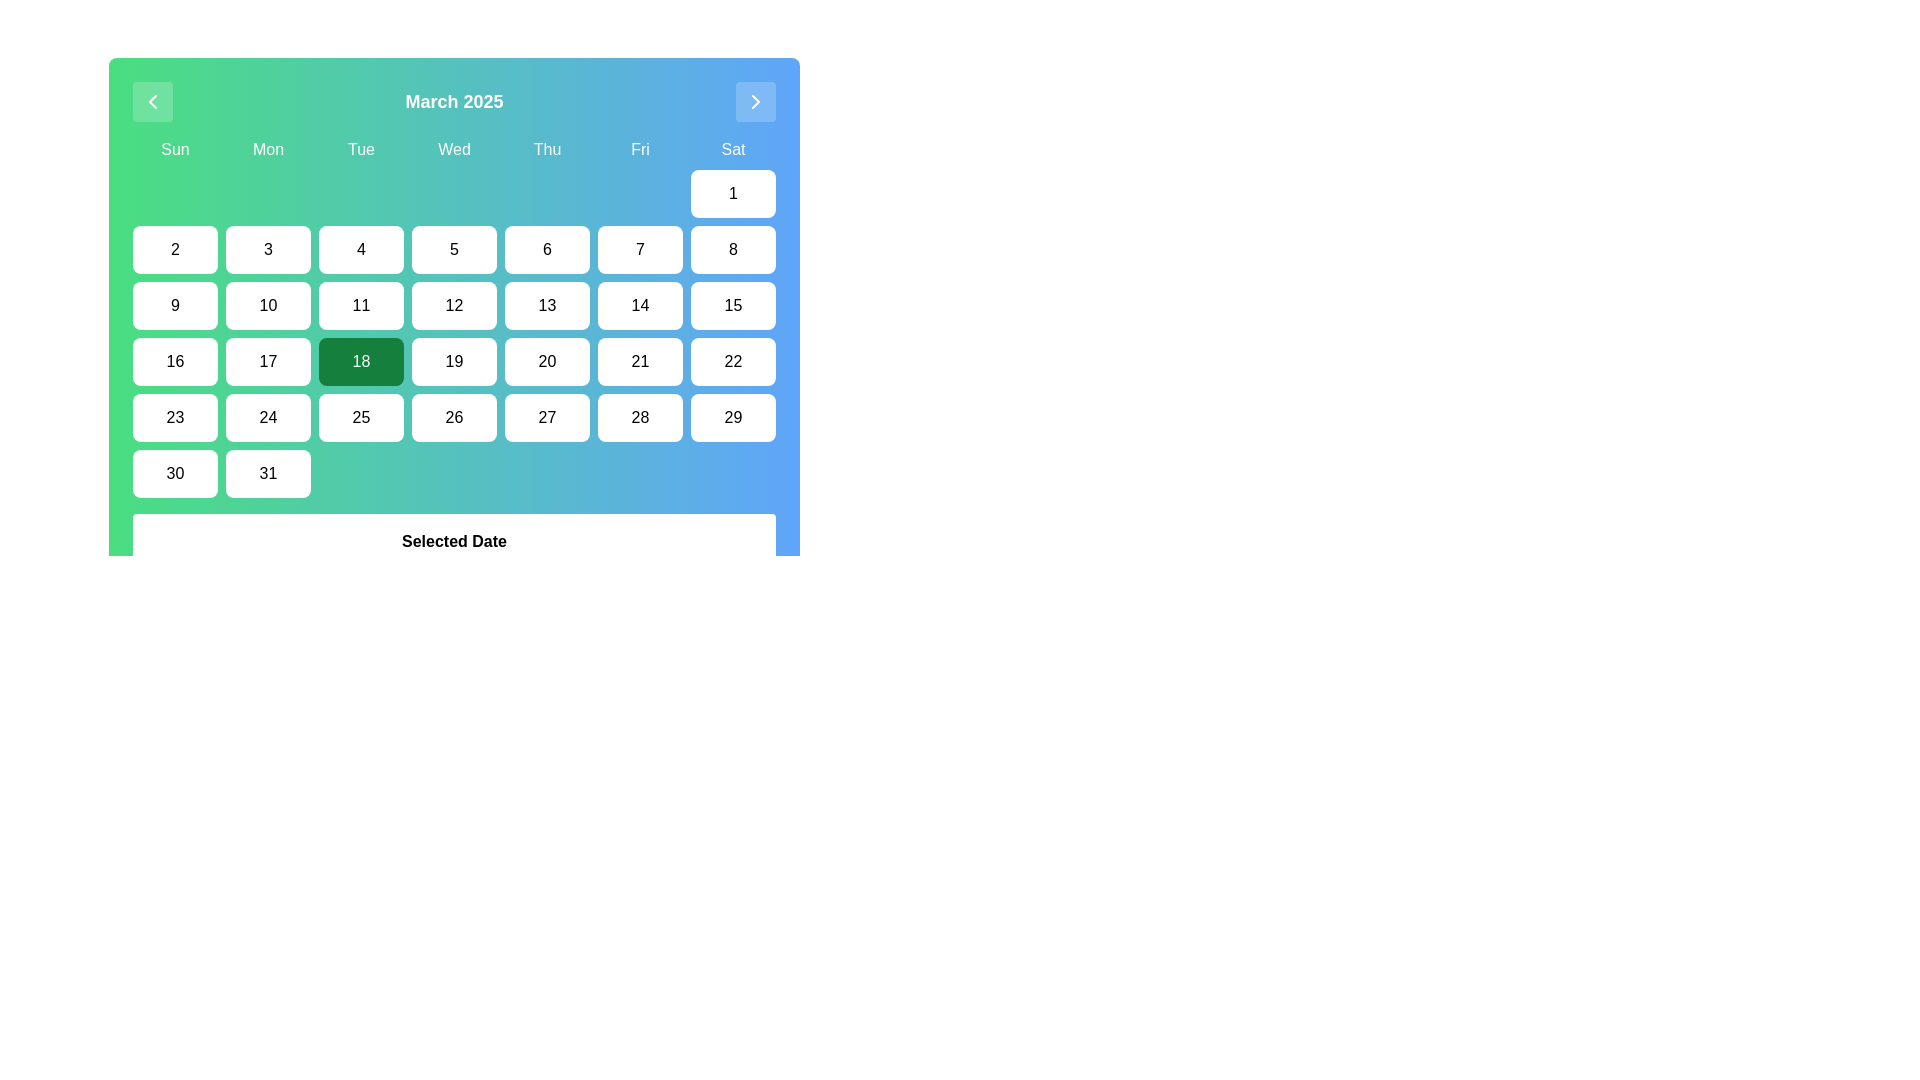 This screenshot has width=1920, height=1080. What do you see at coordinates (732, 305) in the screenshot?
I see `the button representing the 15th day of the calendar in March 2025, located in the third row and seventh column of the grid layout` at bounding box center [732, 305].